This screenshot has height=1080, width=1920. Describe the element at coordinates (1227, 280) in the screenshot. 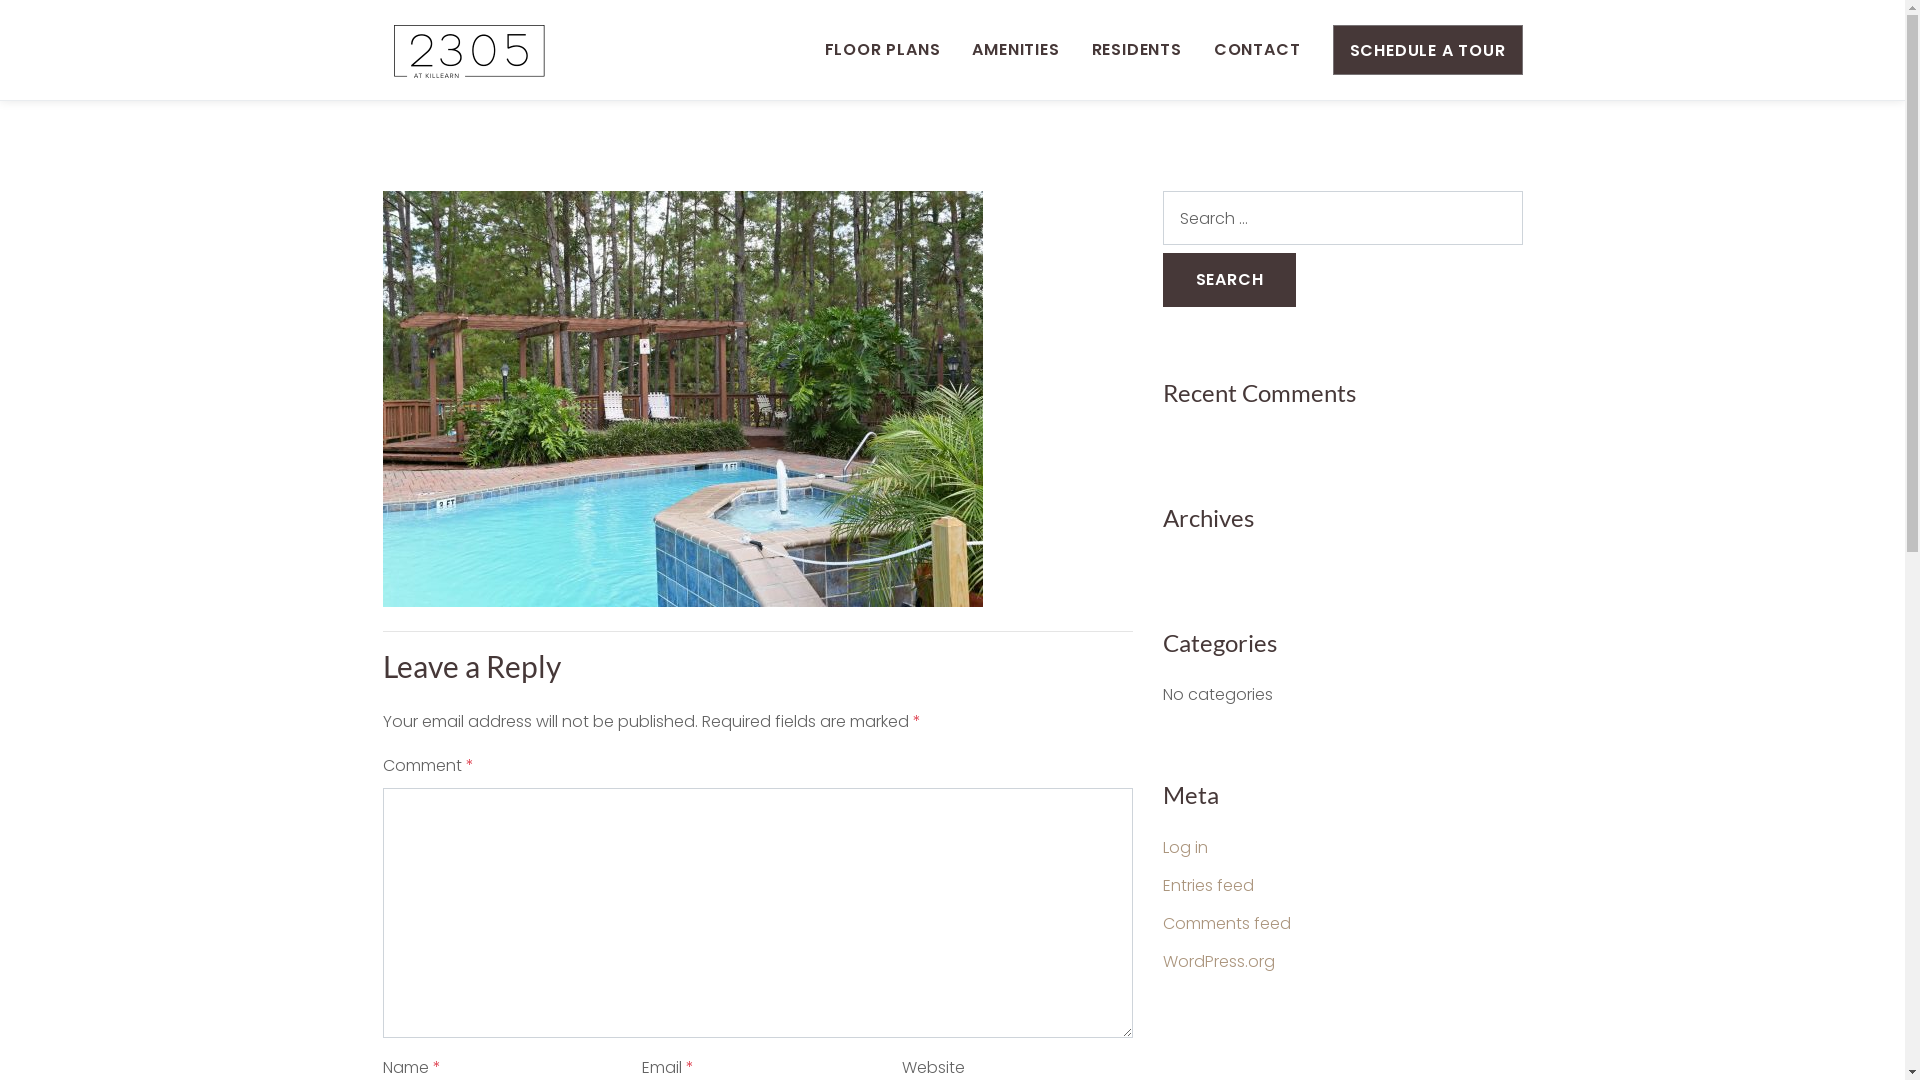

I see `'Search'` at that location.